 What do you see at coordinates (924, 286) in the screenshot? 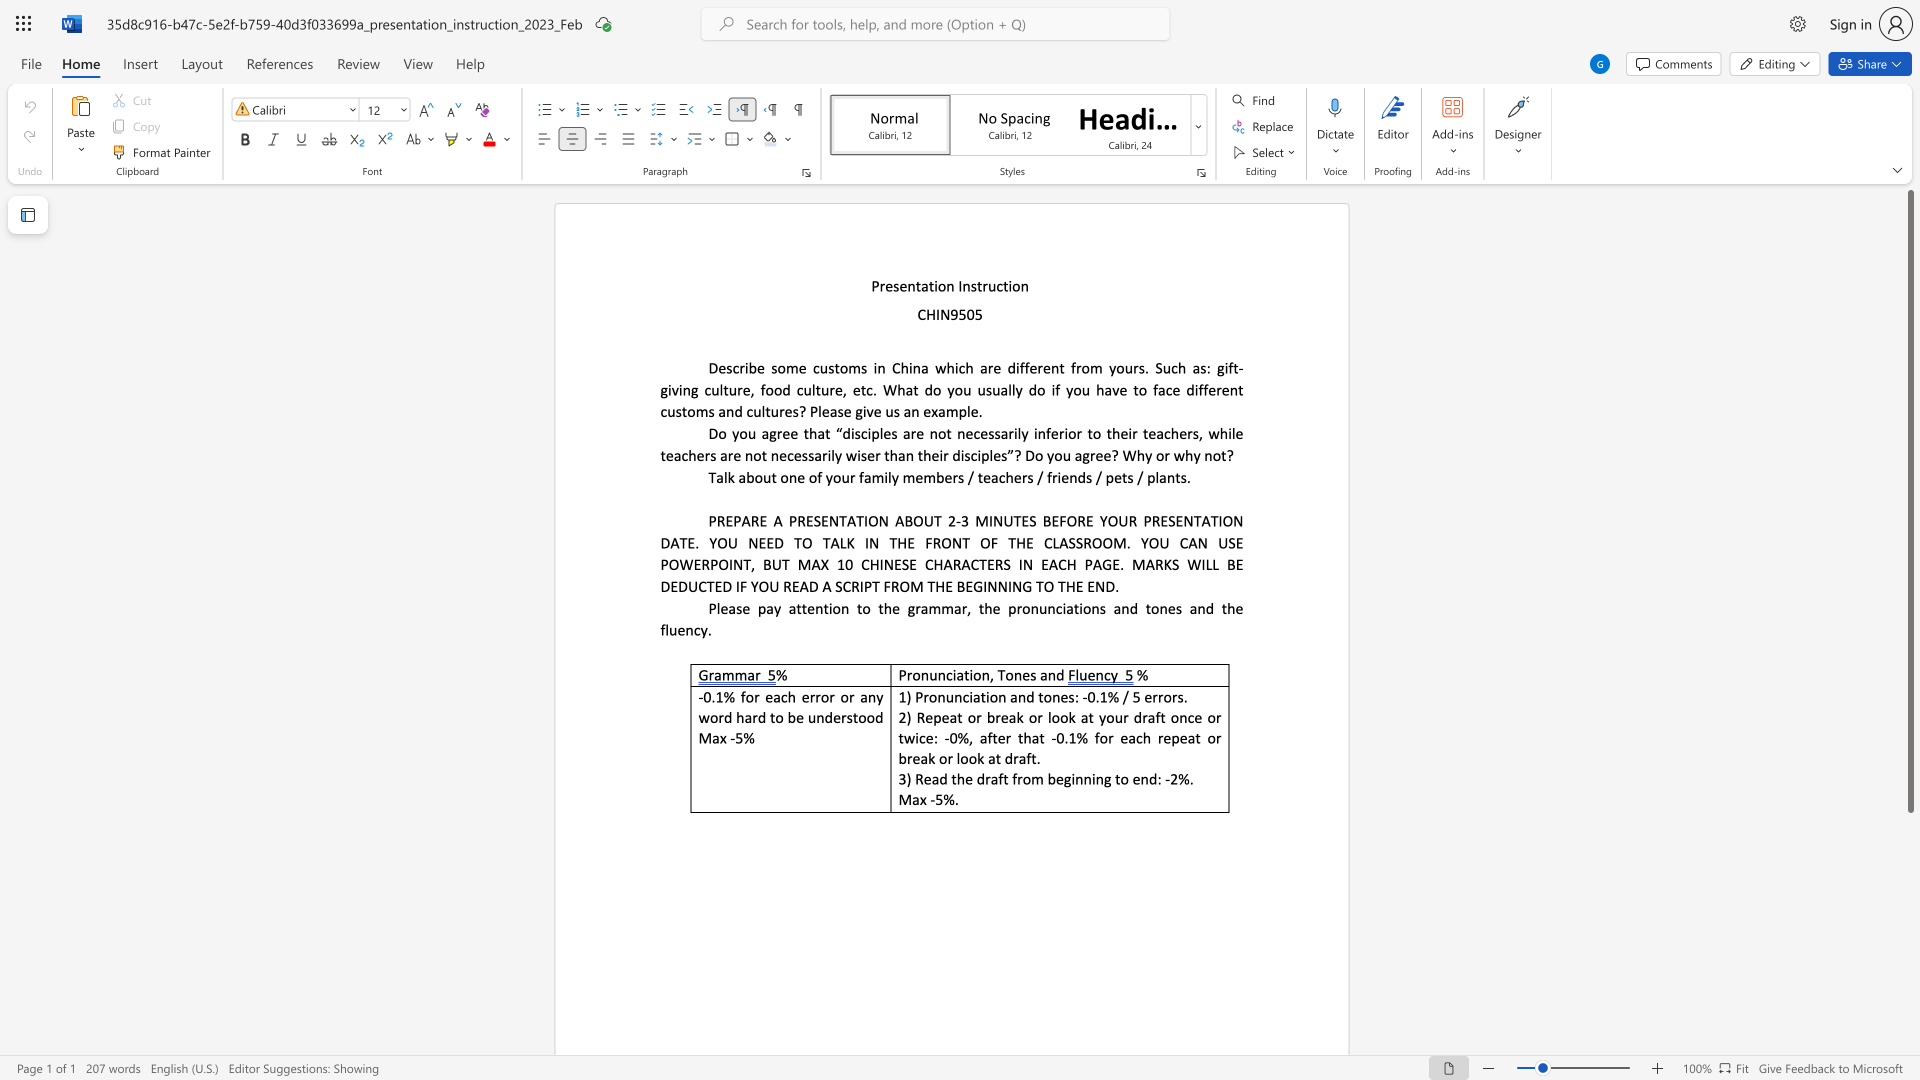
I see `the 1th character "a" in the text` at bounding box center [924, 286].